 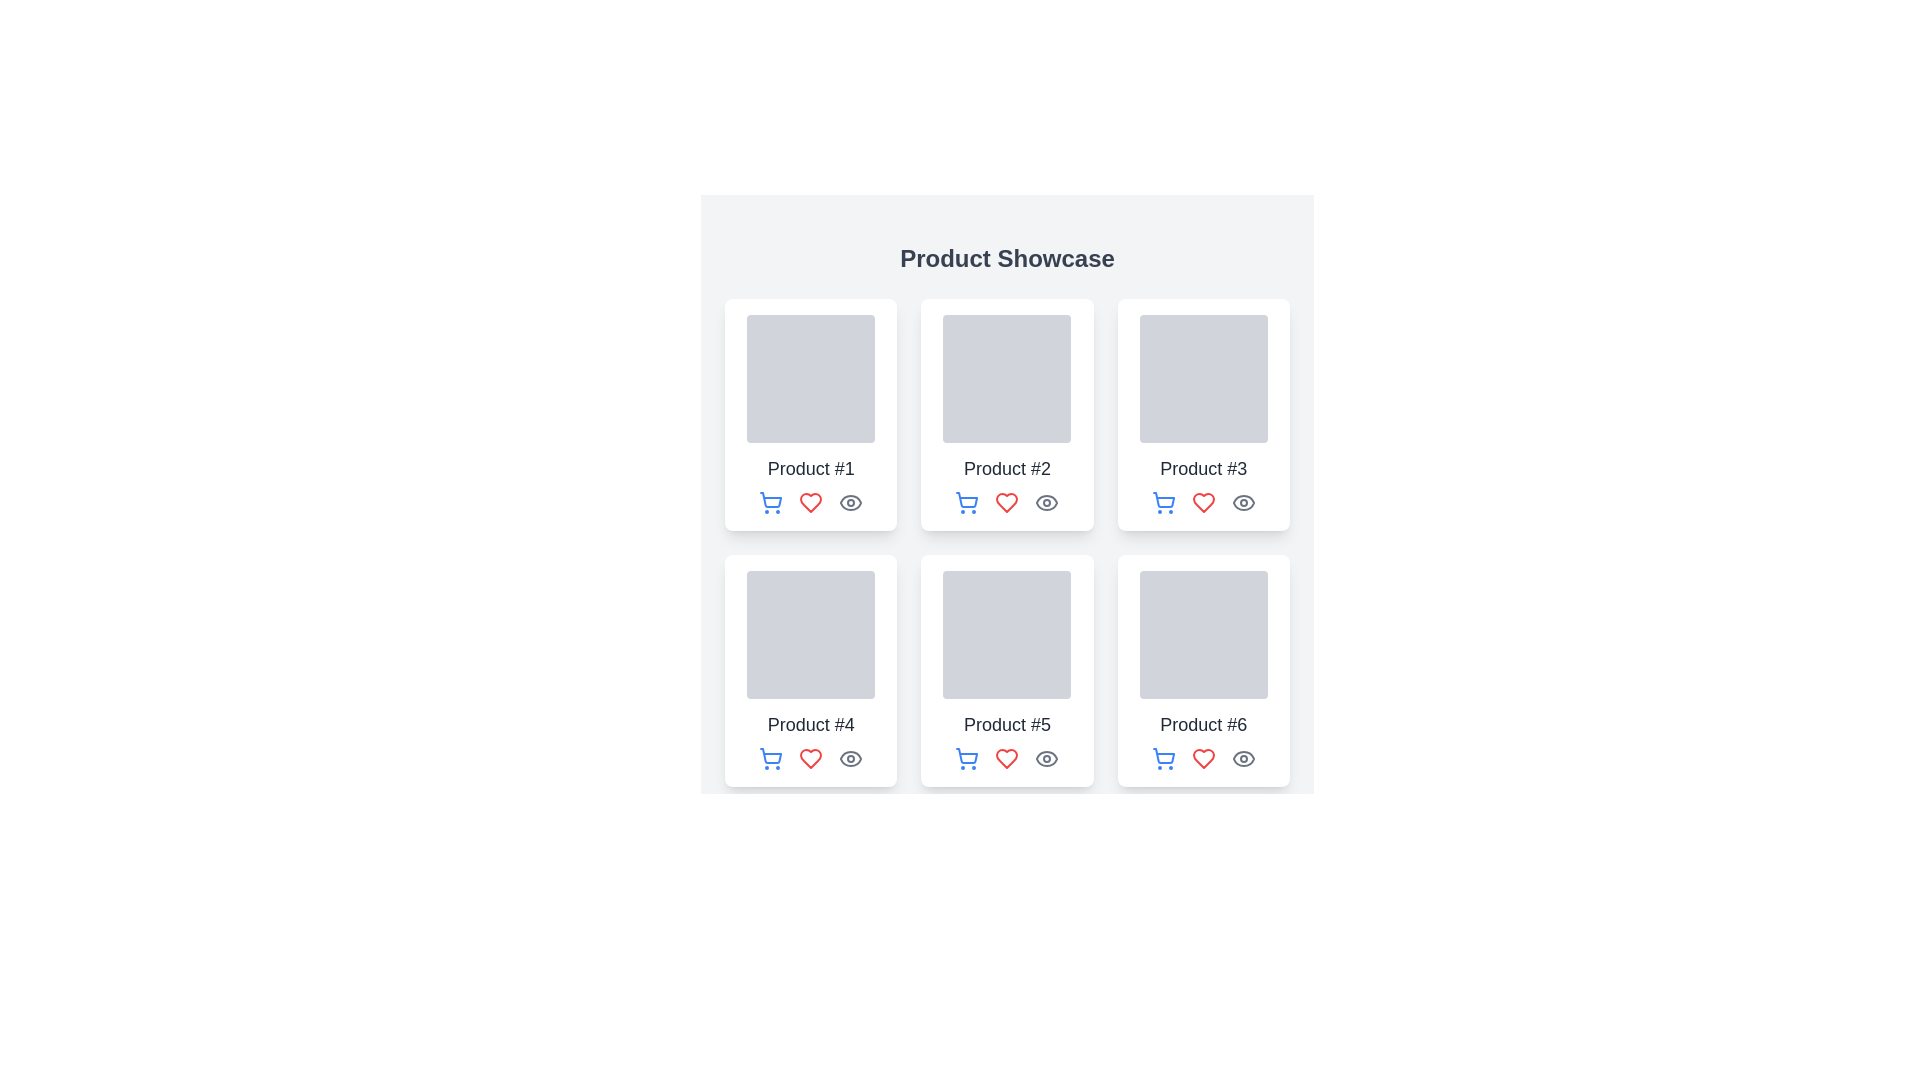 I want to click on the eye icon button, which is the third interactive element in the row of icons under 'Product #5', so click(x=1046, y=759).